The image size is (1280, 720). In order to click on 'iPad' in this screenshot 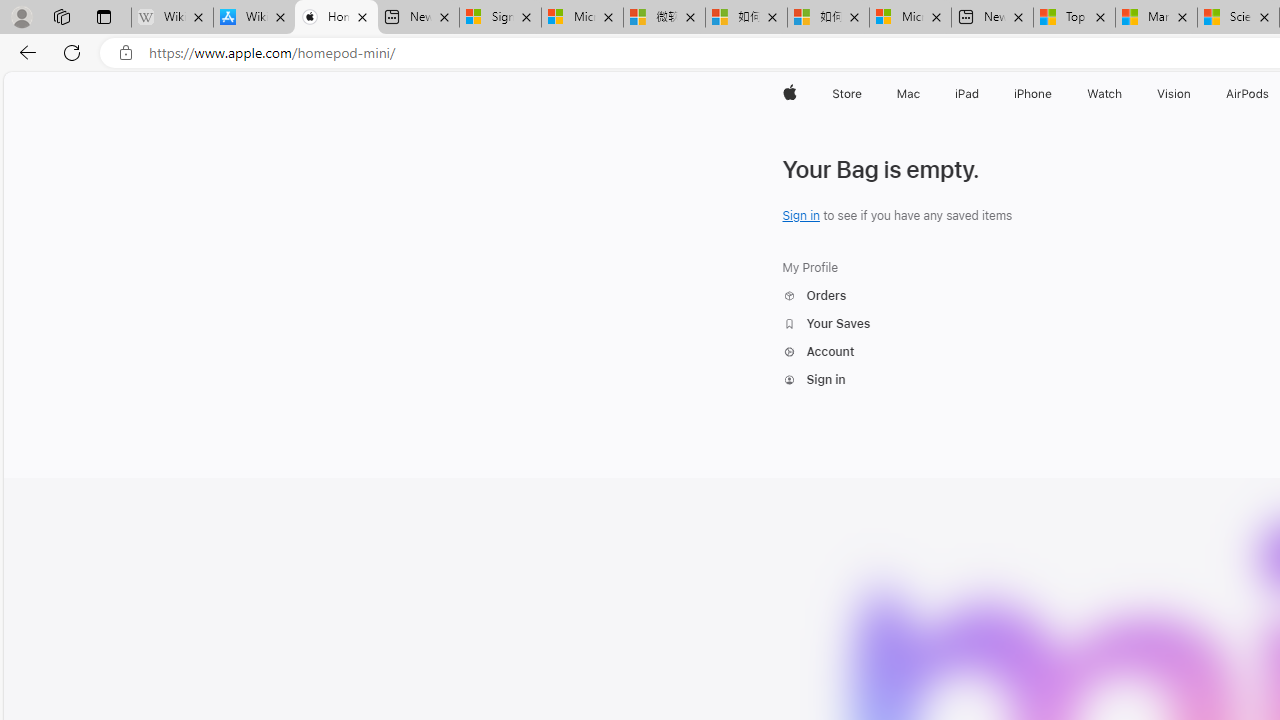, I will do `click(966, 93)`.